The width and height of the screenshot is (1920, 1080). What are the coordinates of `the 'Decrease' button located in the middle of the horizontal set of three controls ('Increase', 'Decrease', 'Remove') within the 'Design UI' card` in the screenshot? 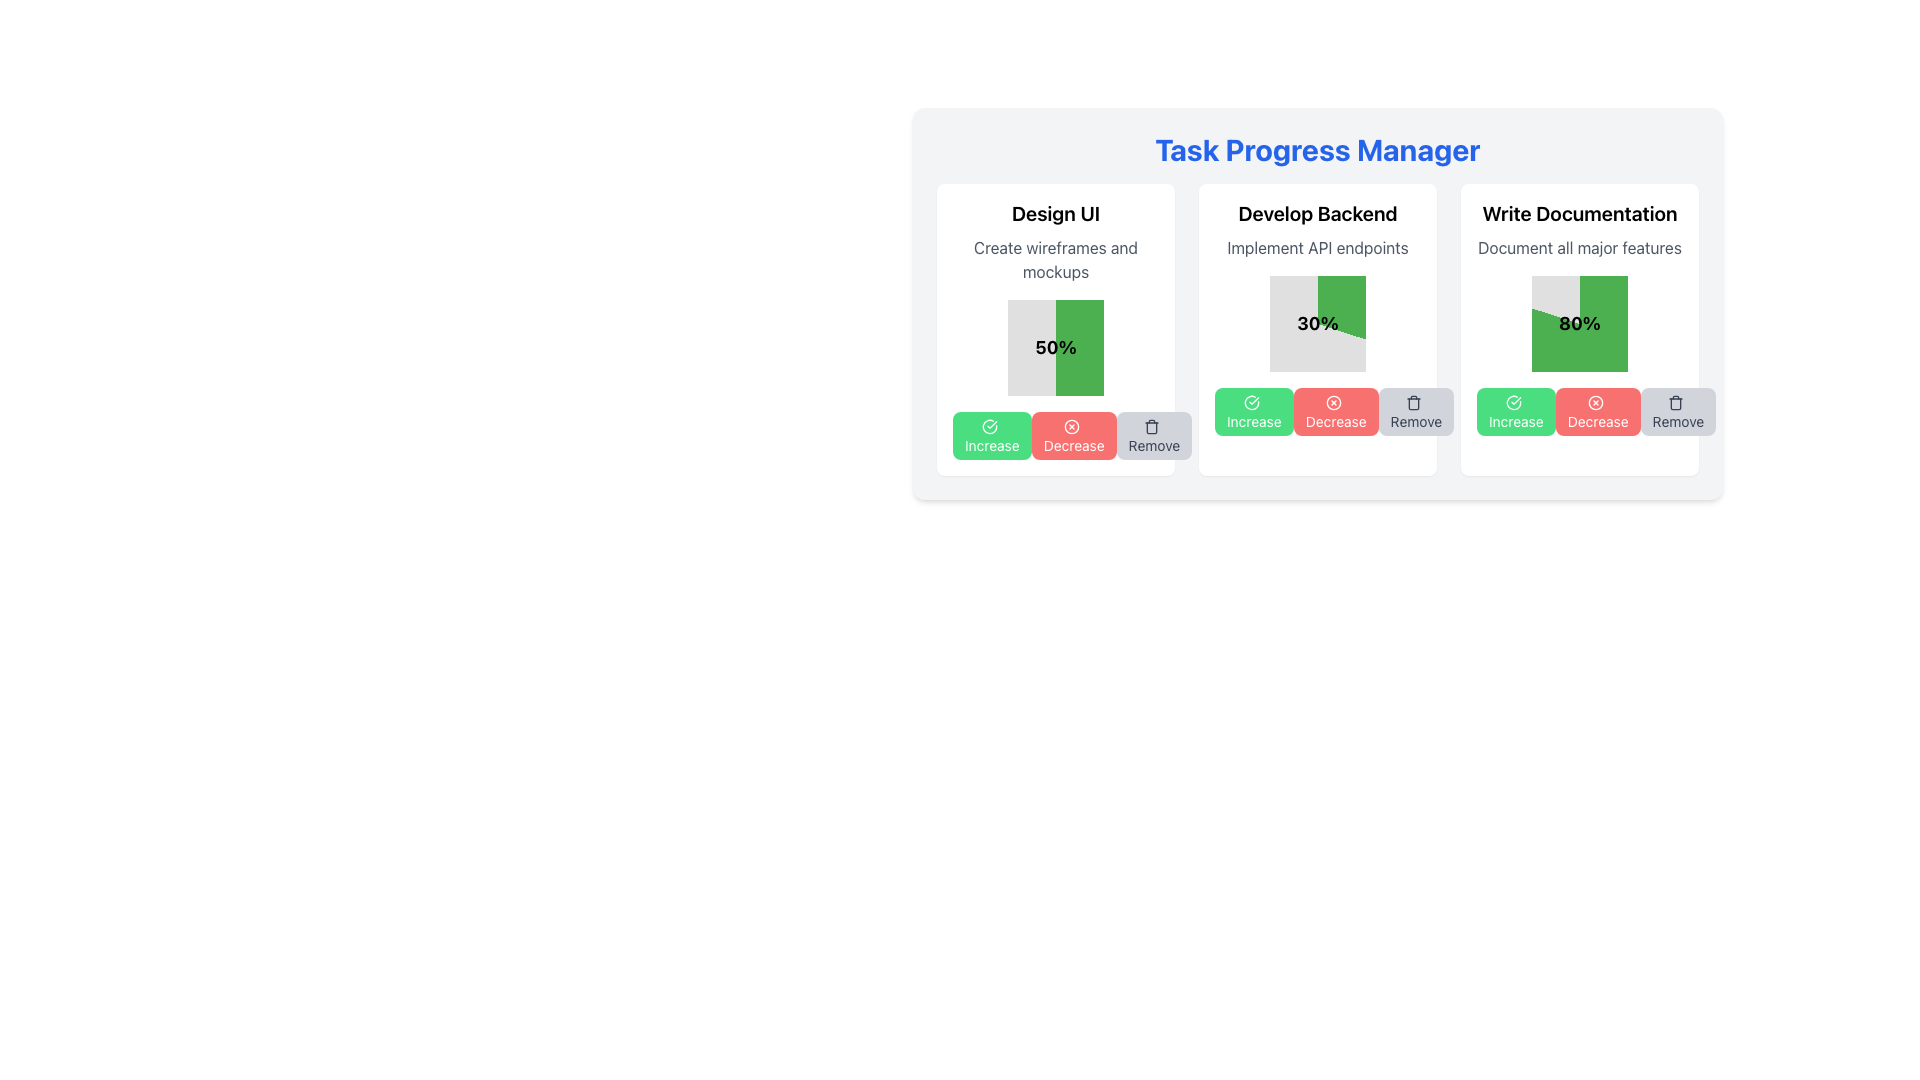 It's located at (1055, 434).